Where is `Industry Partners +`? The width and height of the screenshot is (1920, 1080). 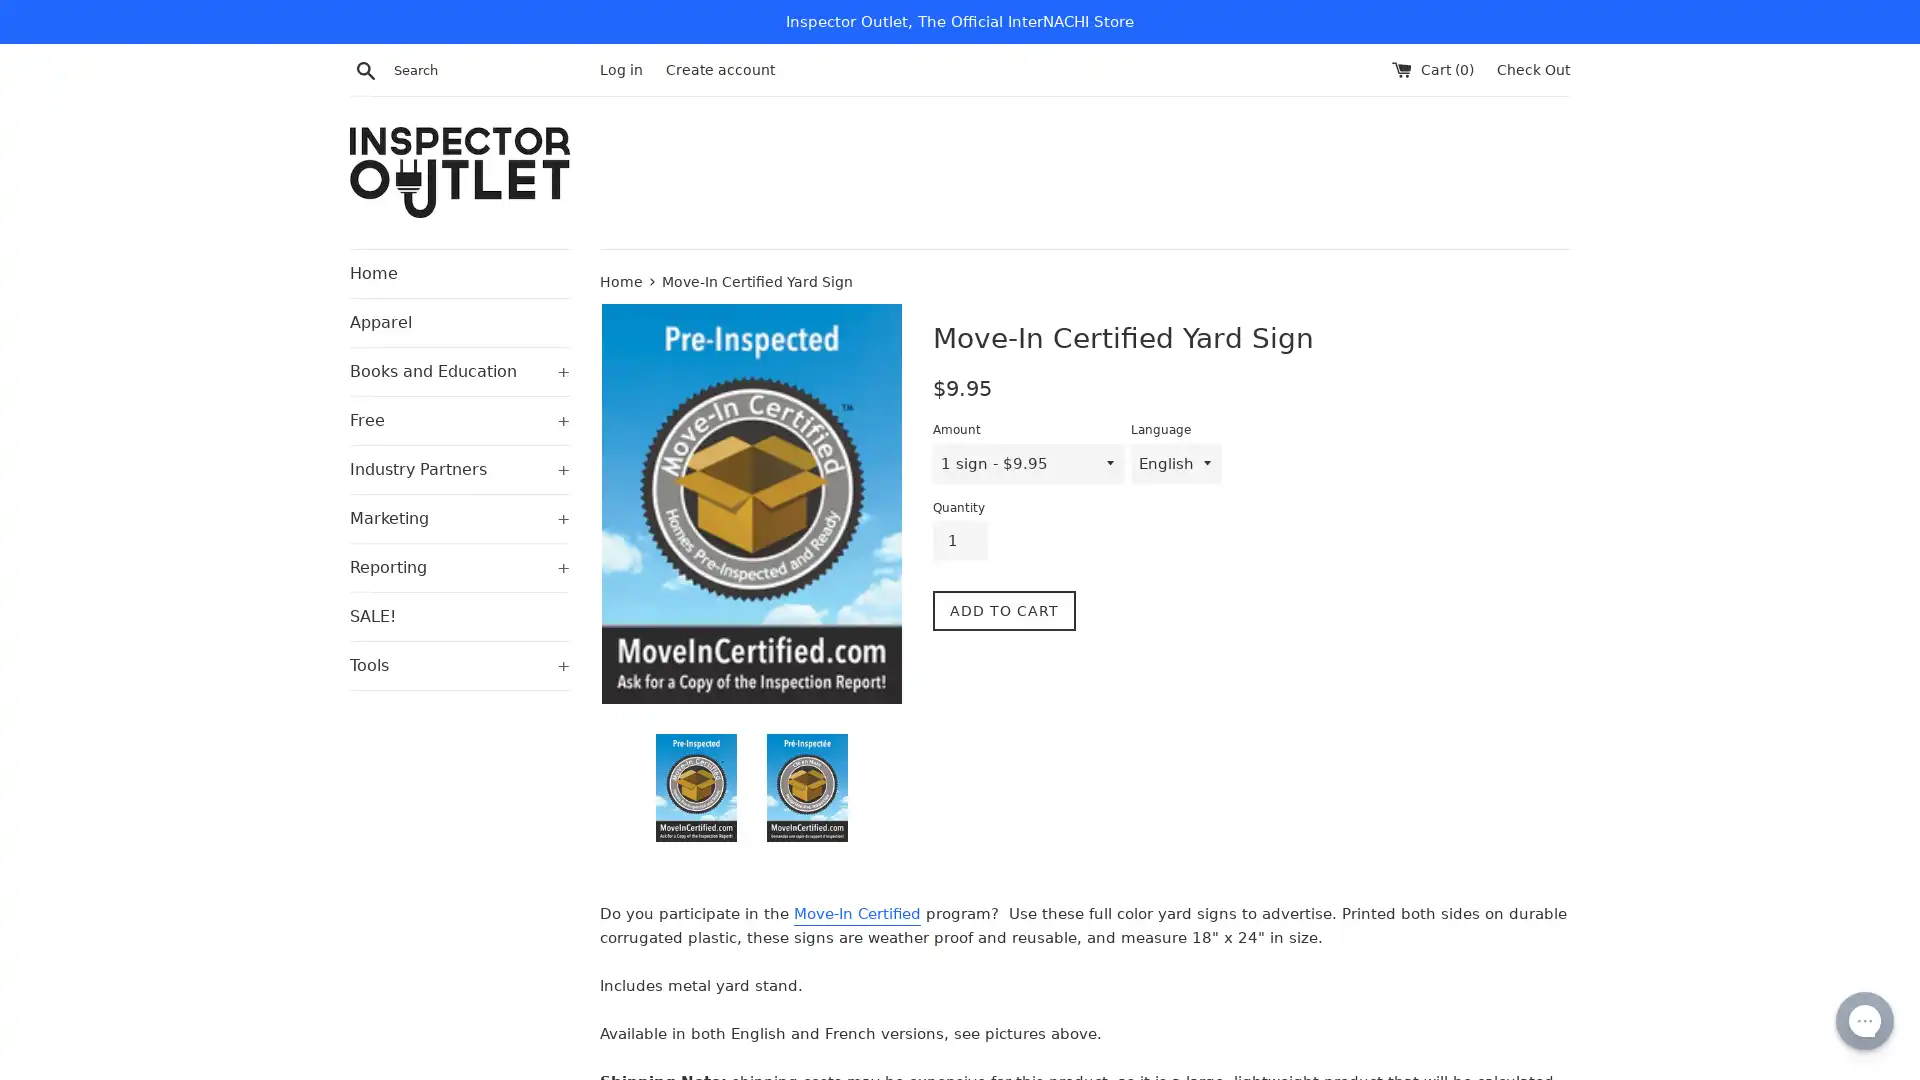
Industry Partners + is located at coordinates (459, 469).